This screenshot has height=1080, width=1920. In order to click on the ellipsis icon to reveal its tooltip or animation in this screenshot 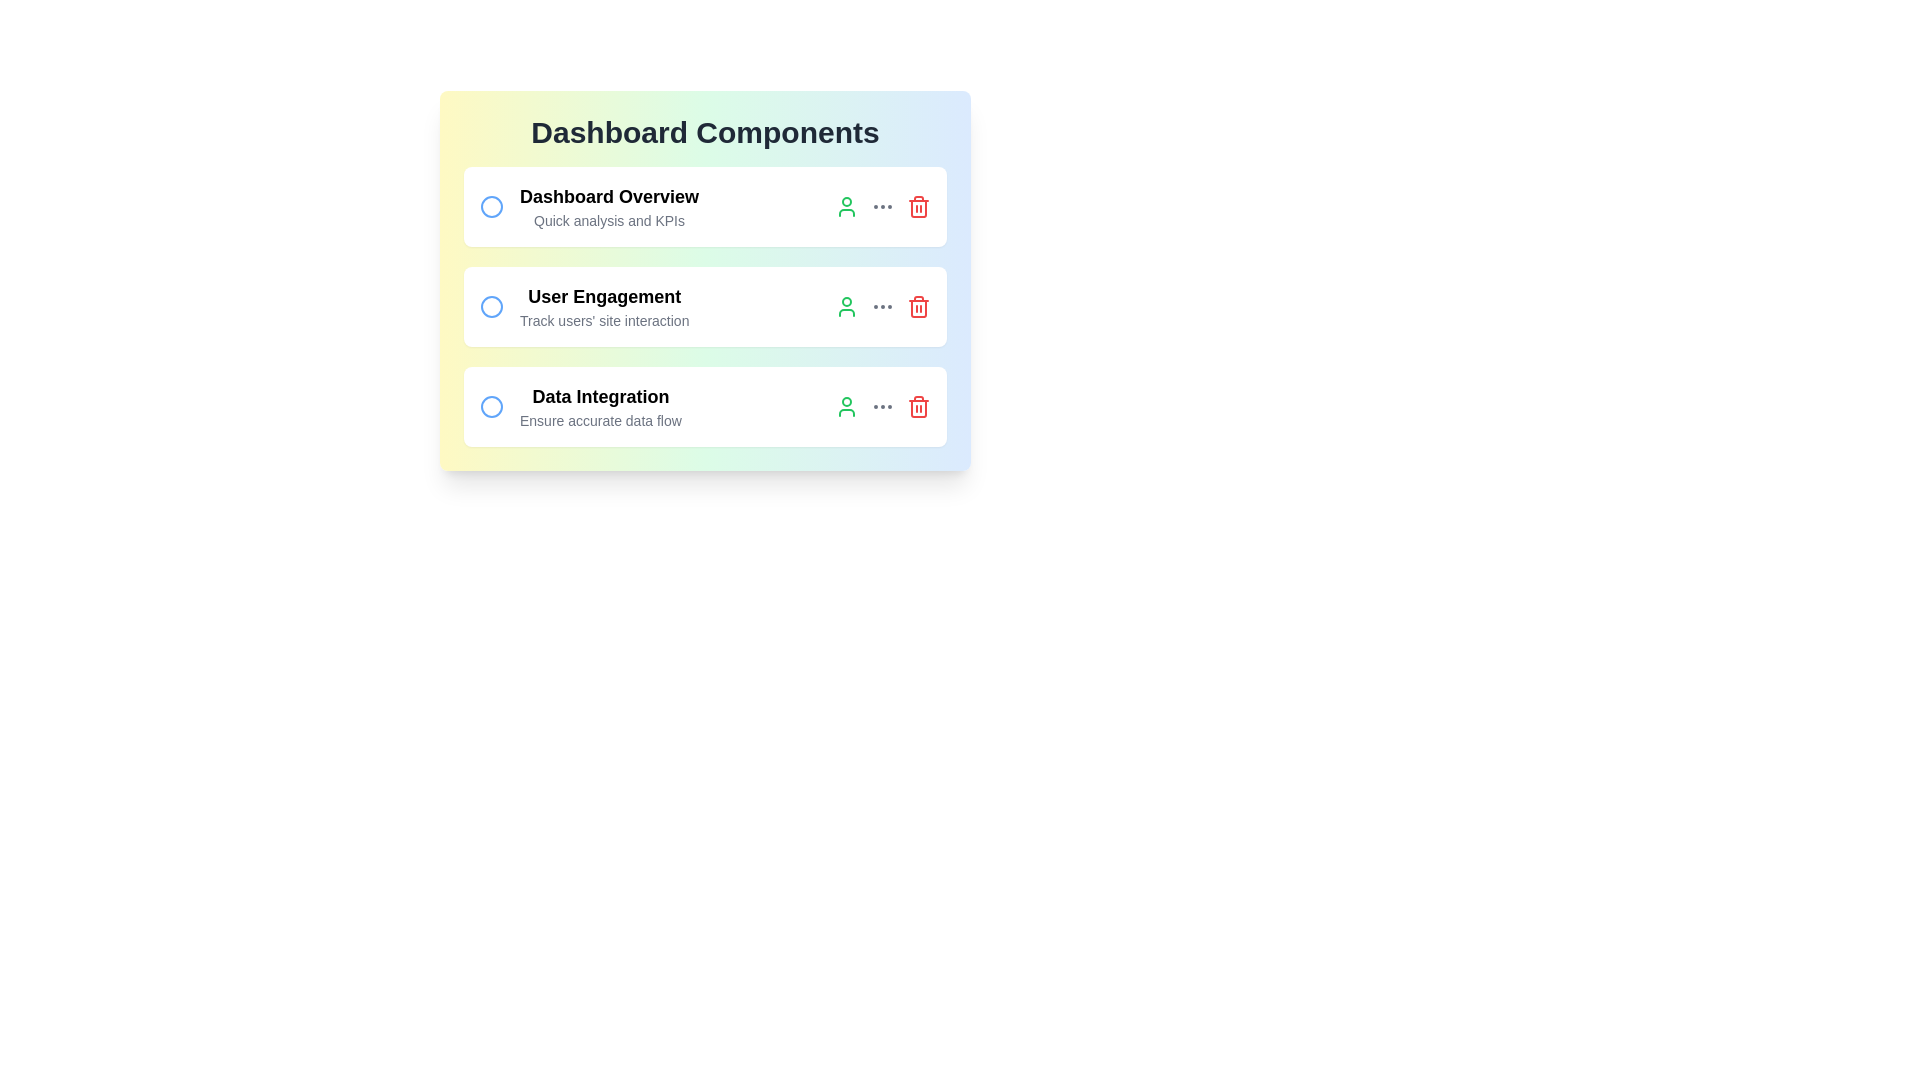, I will do `click(882, 207)`.